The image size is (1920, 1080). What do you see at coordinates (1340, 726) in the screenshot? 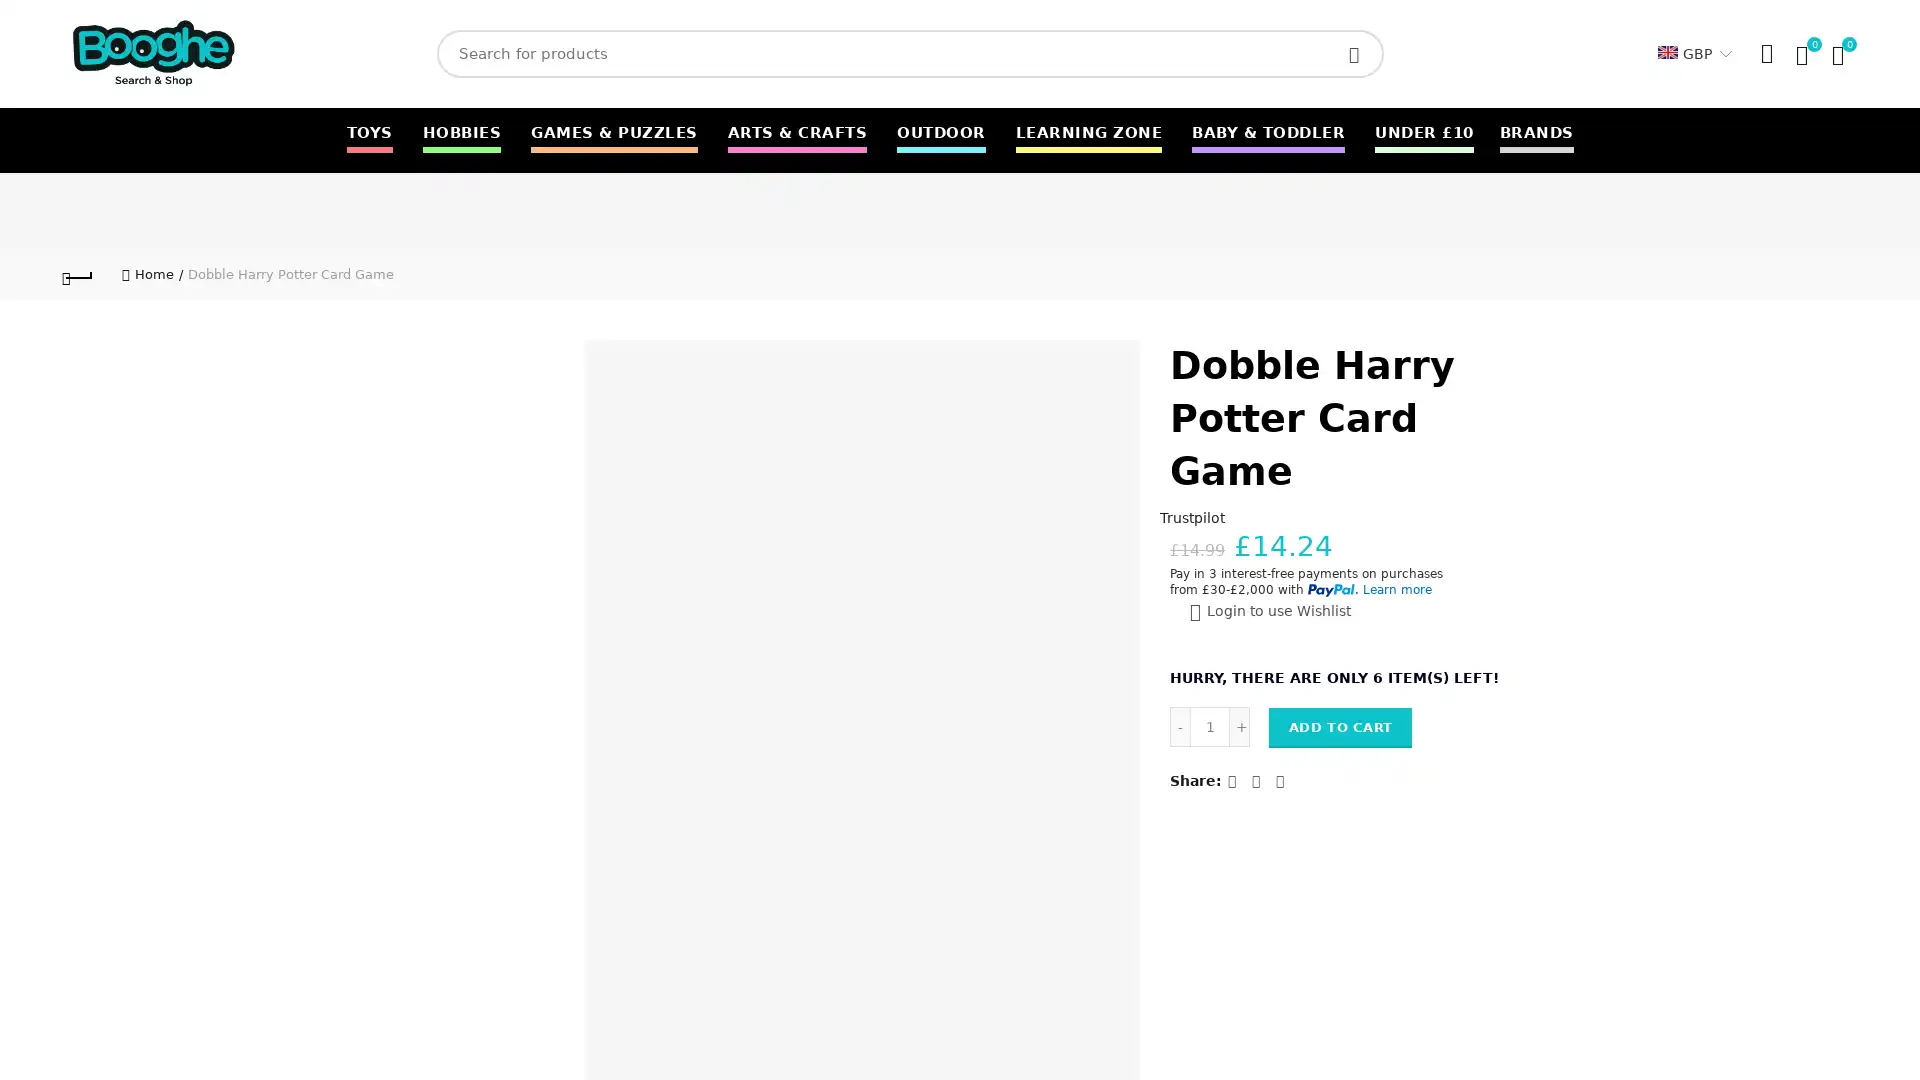
I see `ADD TO CART` at bounding box center [1340, 726].